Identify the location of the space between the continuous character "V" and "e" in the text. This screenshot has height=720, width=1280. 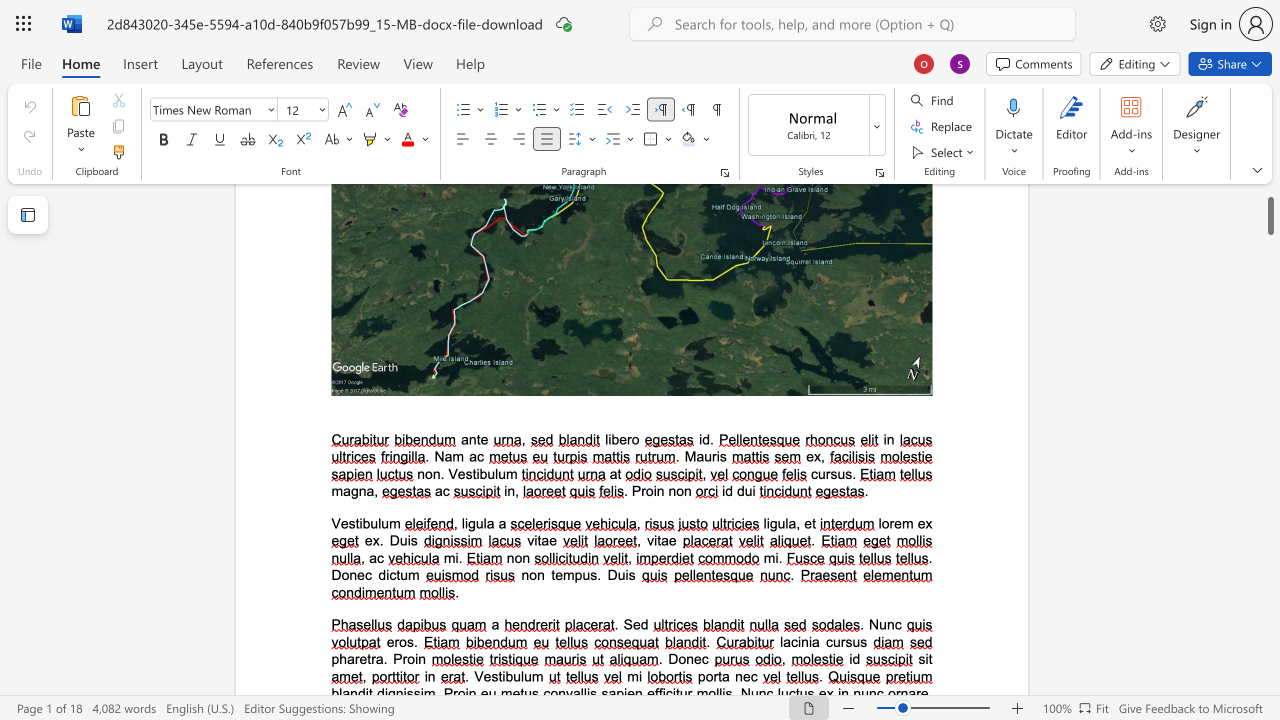
(456, 474).